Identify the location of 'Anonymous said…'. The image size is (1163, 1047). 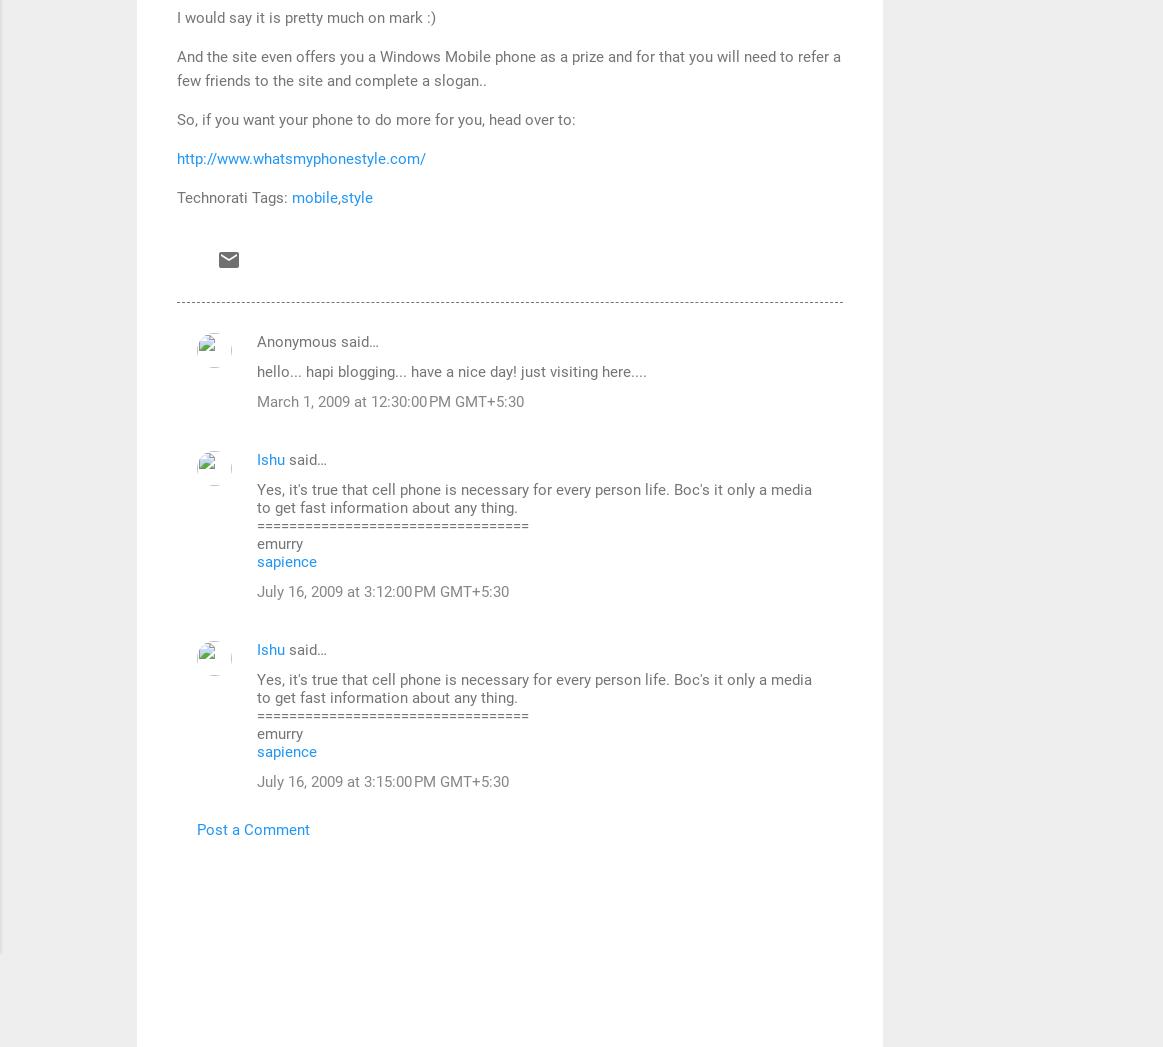
(254, 341).